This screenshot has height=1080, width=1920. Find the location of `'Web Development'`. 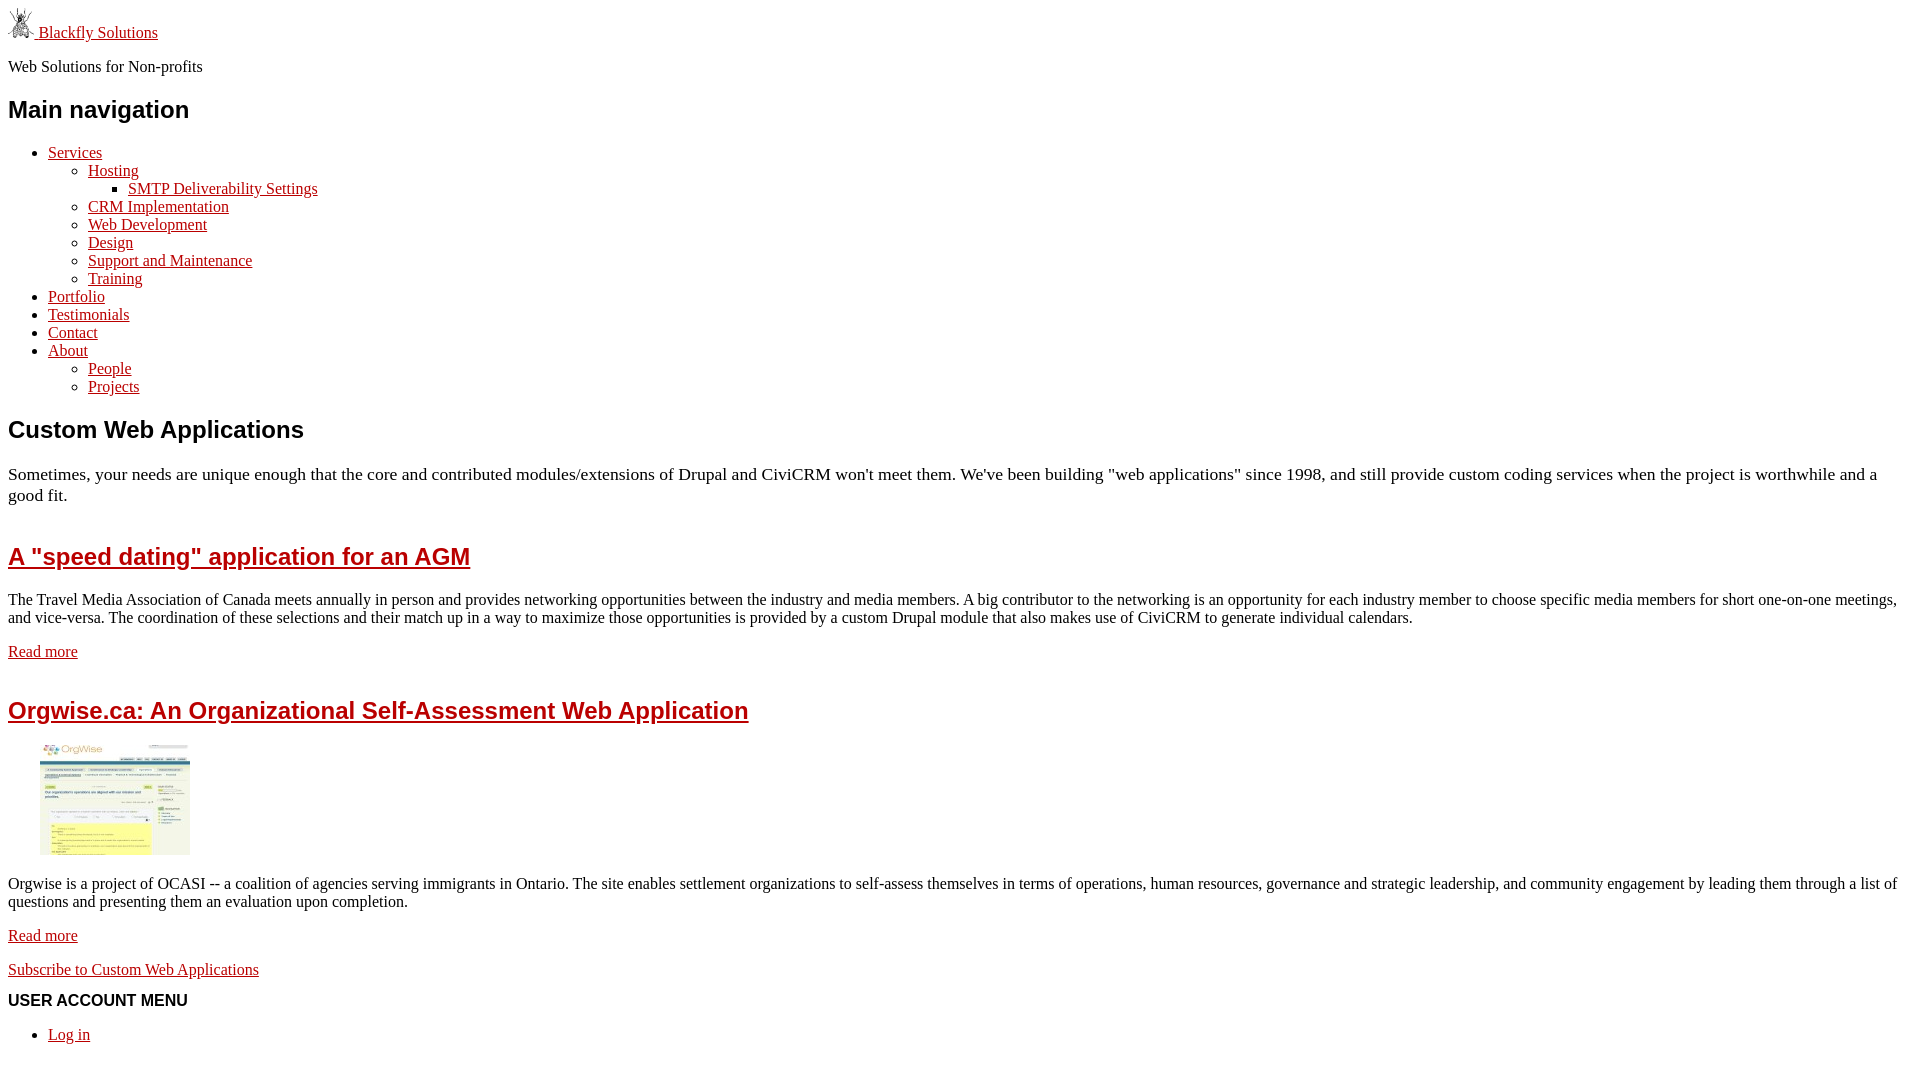

'Web Development' is located at coordinates (146, 224).